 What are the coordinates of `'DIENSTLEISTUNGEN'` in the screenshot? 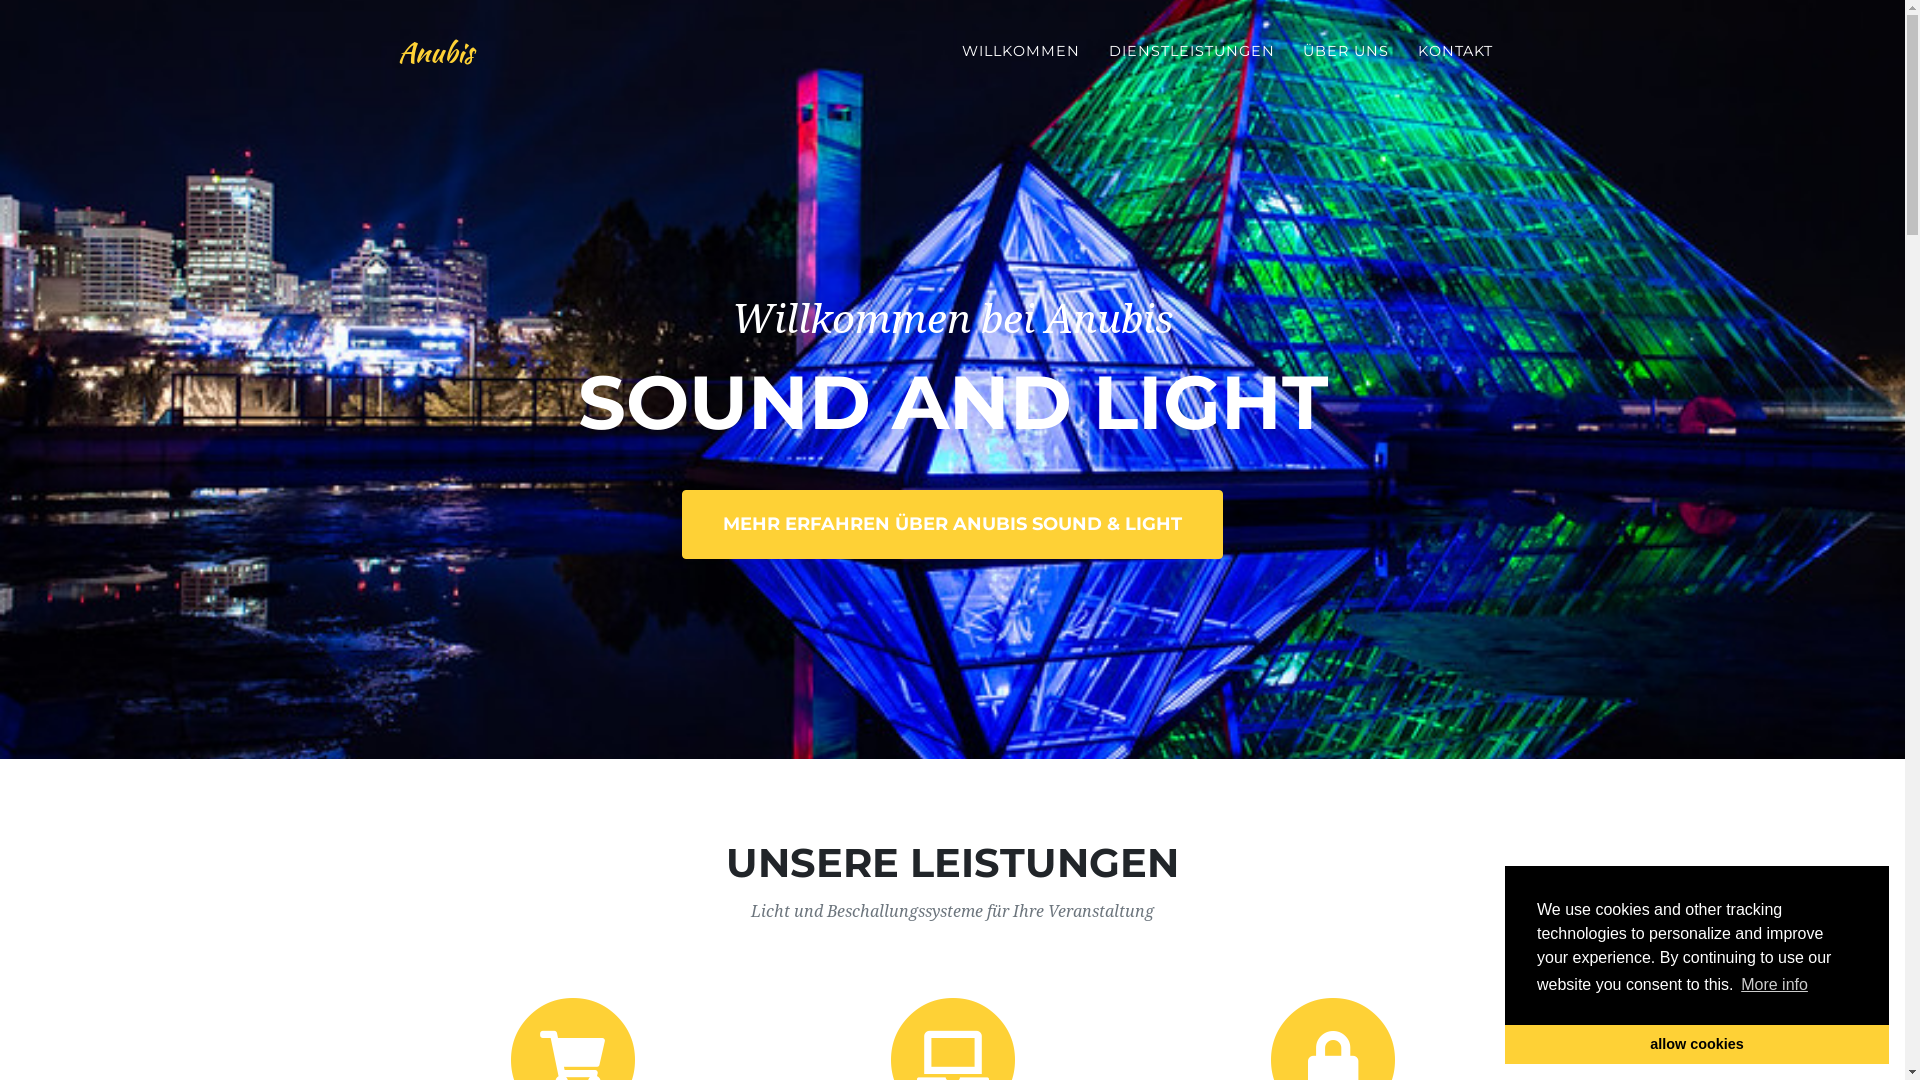 It's located at (1191, 50).